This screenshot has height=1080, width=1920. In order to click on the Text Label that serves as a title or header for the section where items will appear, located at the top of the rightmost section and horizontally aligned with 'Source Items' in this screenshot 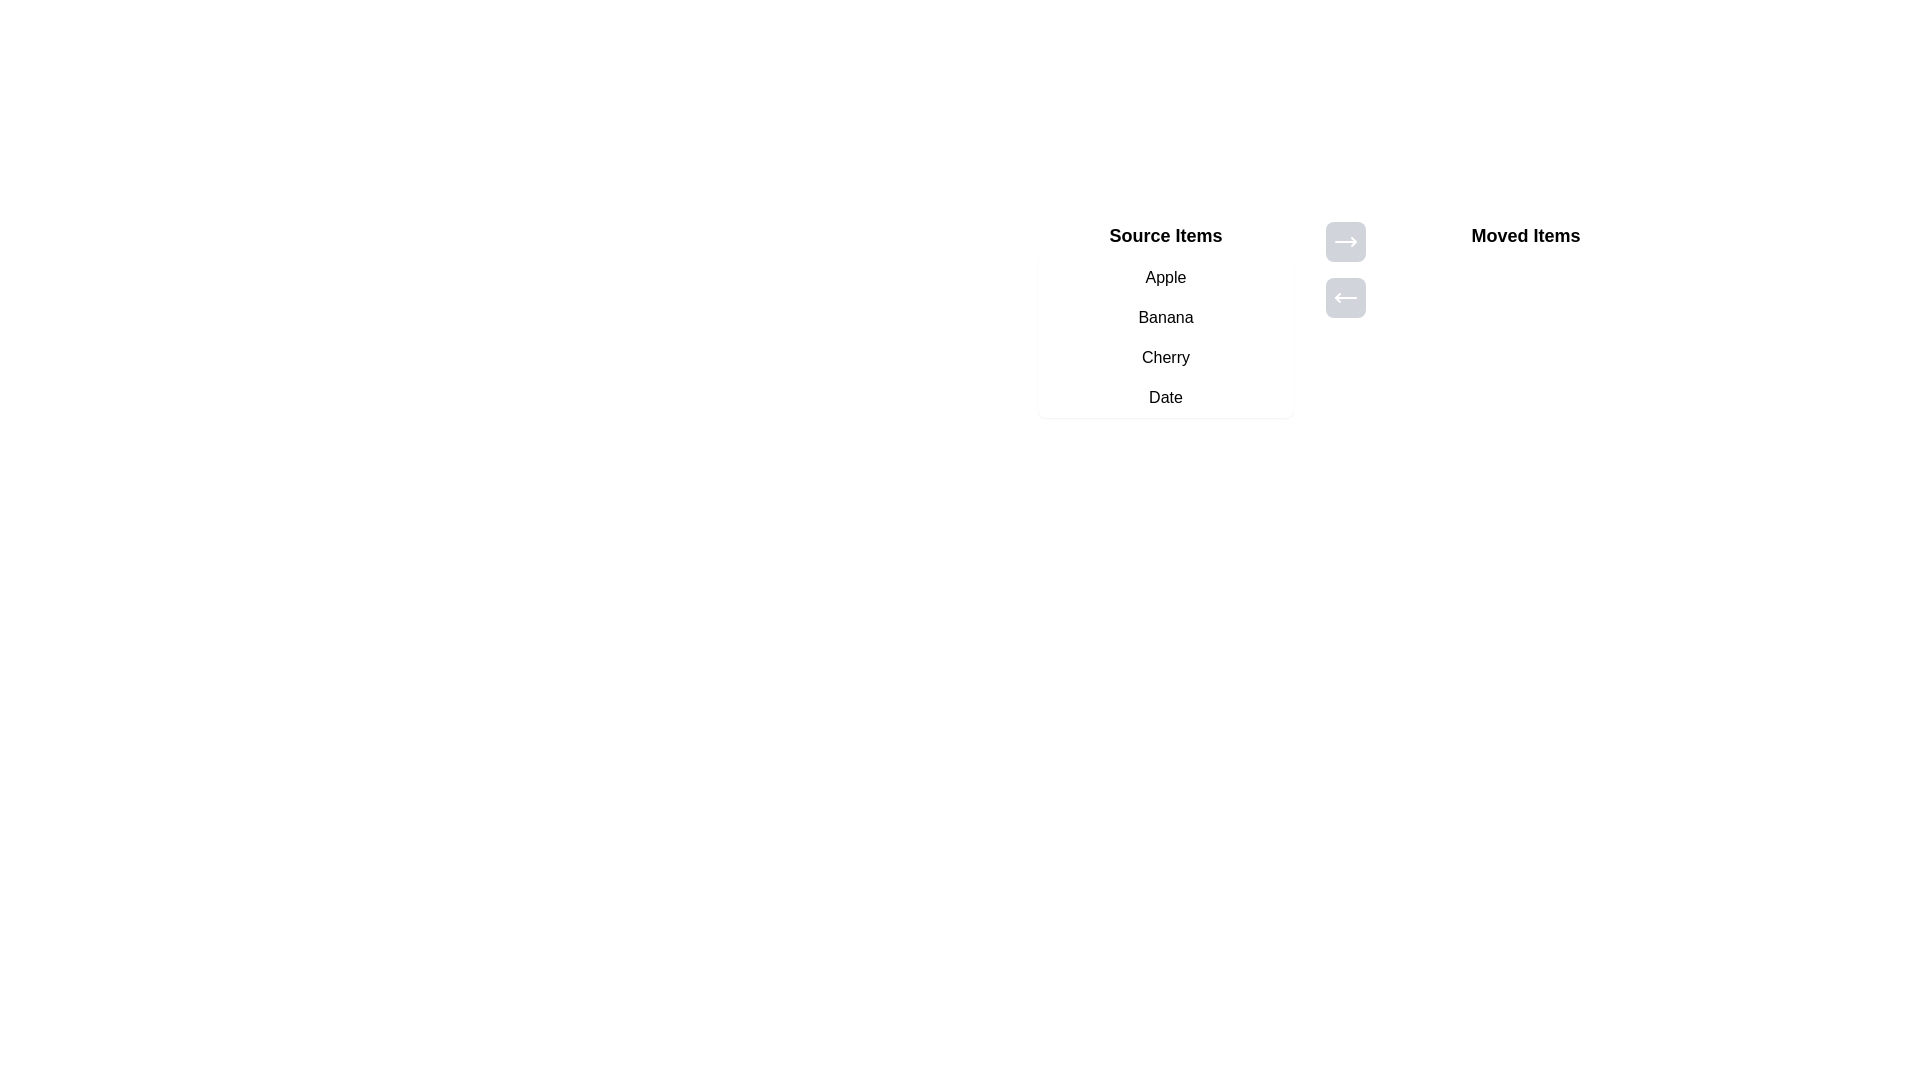, I will do `click(1525, 238)`.